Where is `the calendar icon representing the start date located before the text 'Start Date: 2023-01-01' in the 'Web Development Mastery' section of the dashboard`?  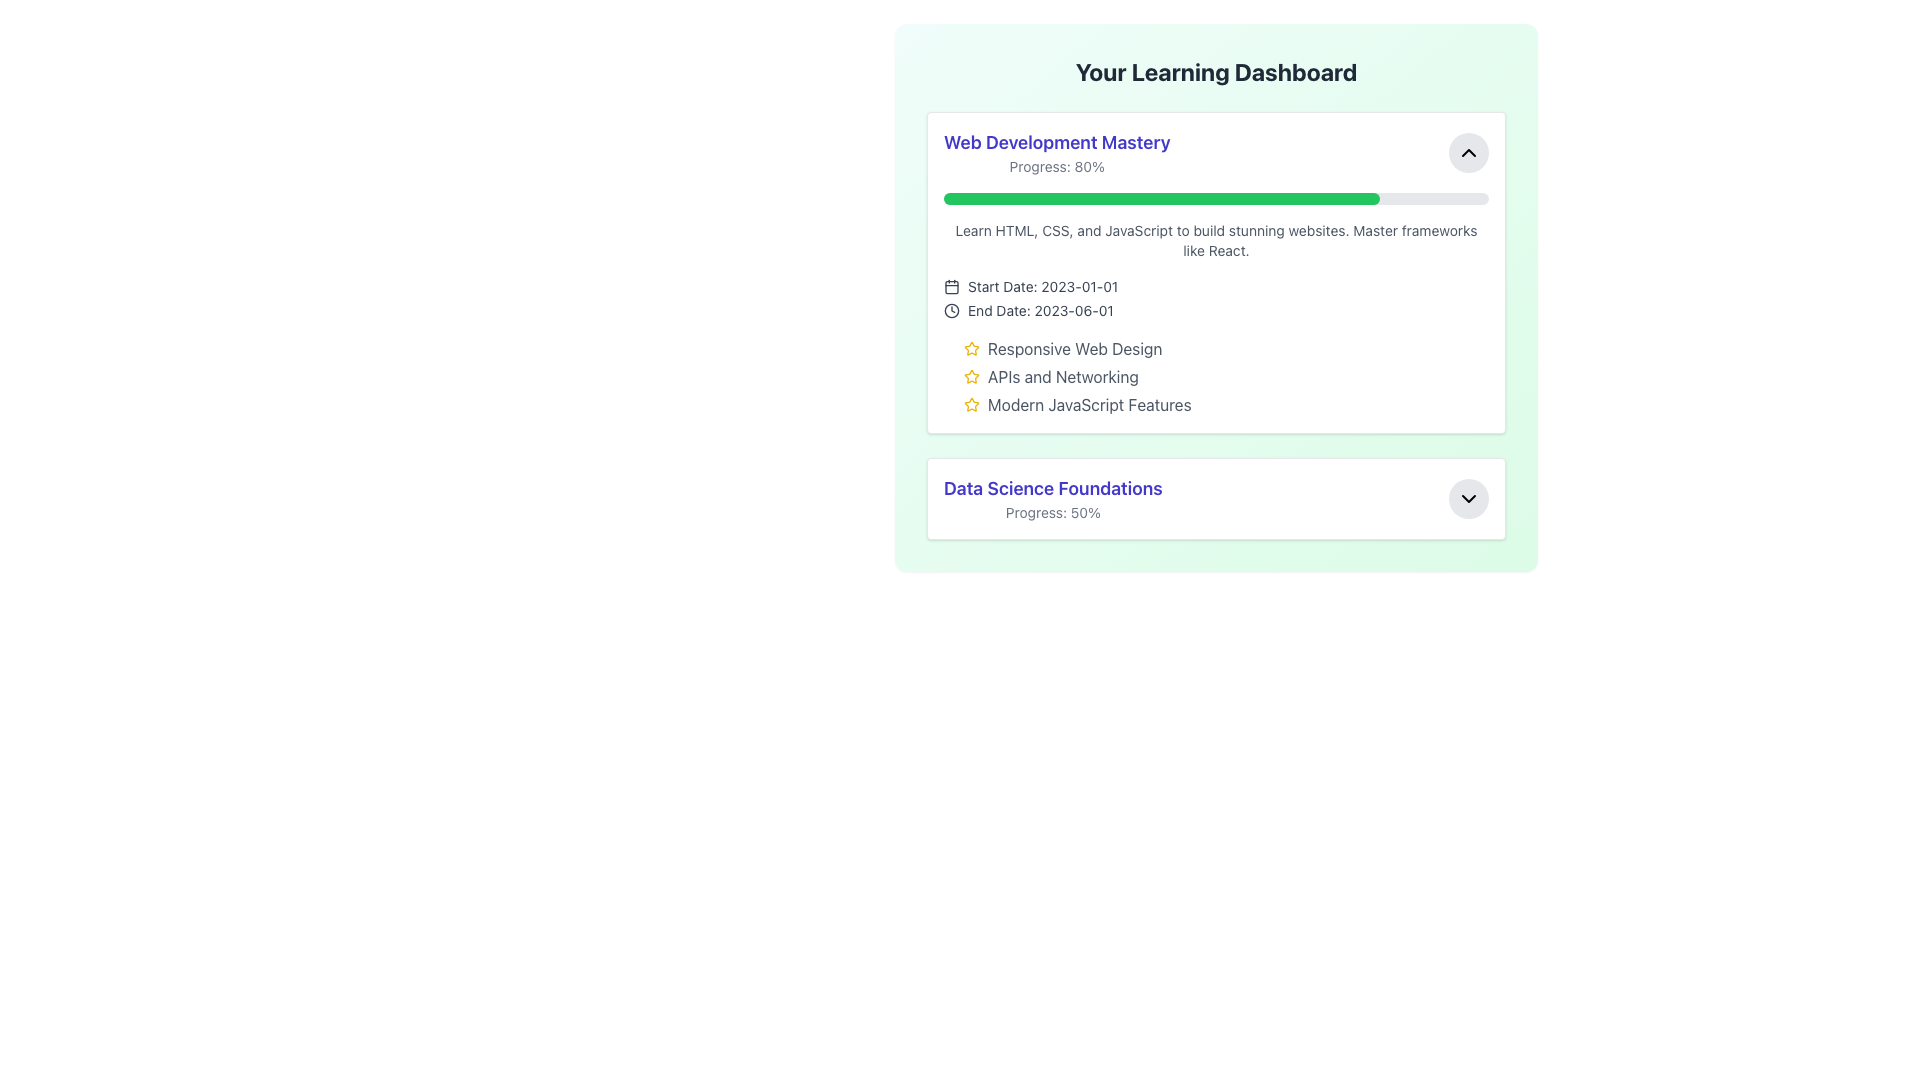 the calendar icon representing the start date located before the text 'Start Date: 2023-01-01' in the 'Web Development Mastery' section of the dashboard is located at coordinates (950, 286).